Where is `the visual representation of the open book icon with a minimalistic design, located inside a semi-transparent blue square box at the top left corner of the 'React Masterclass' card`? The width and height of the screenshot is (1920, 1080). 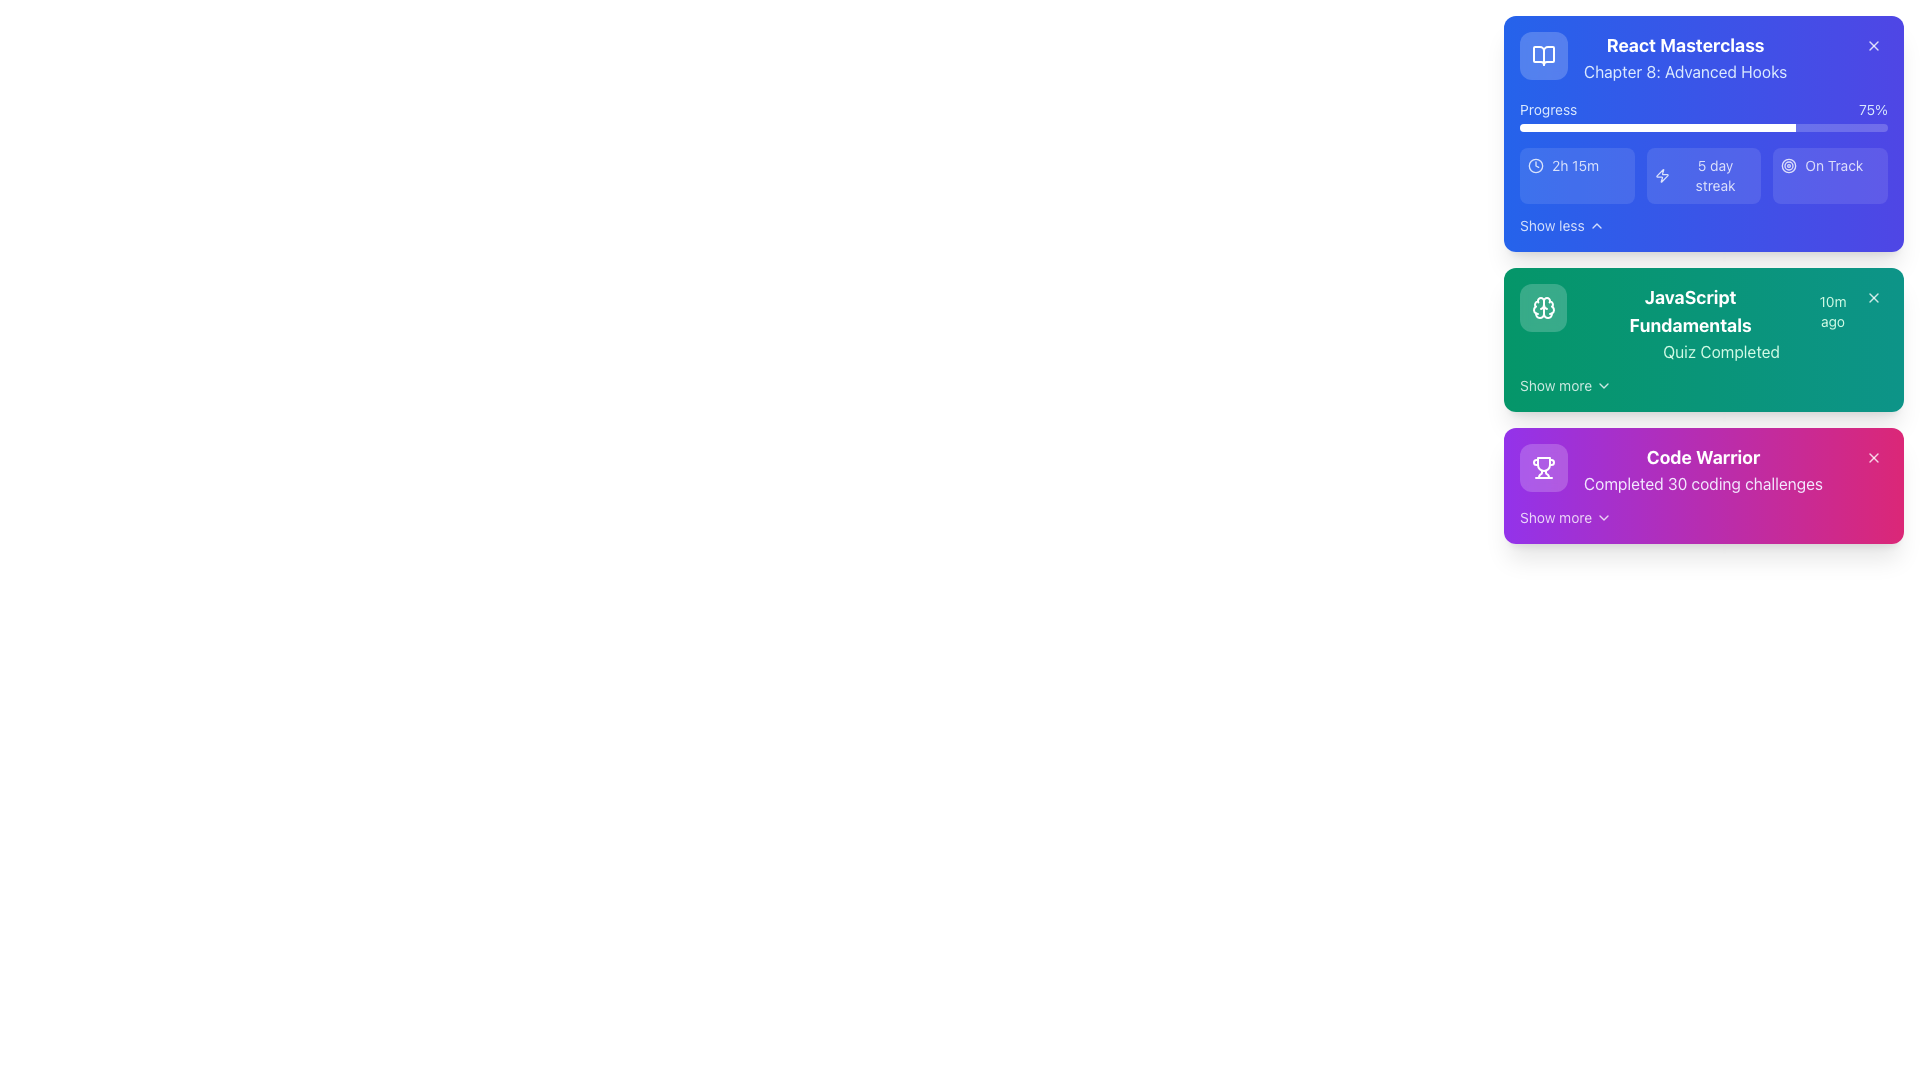
the visual representation of the open book icon with a minimalistic design, located inside a semi-transparent blue square box at the top left corner of the 'React Masterclass' card is located at coordinates (1543, 55).